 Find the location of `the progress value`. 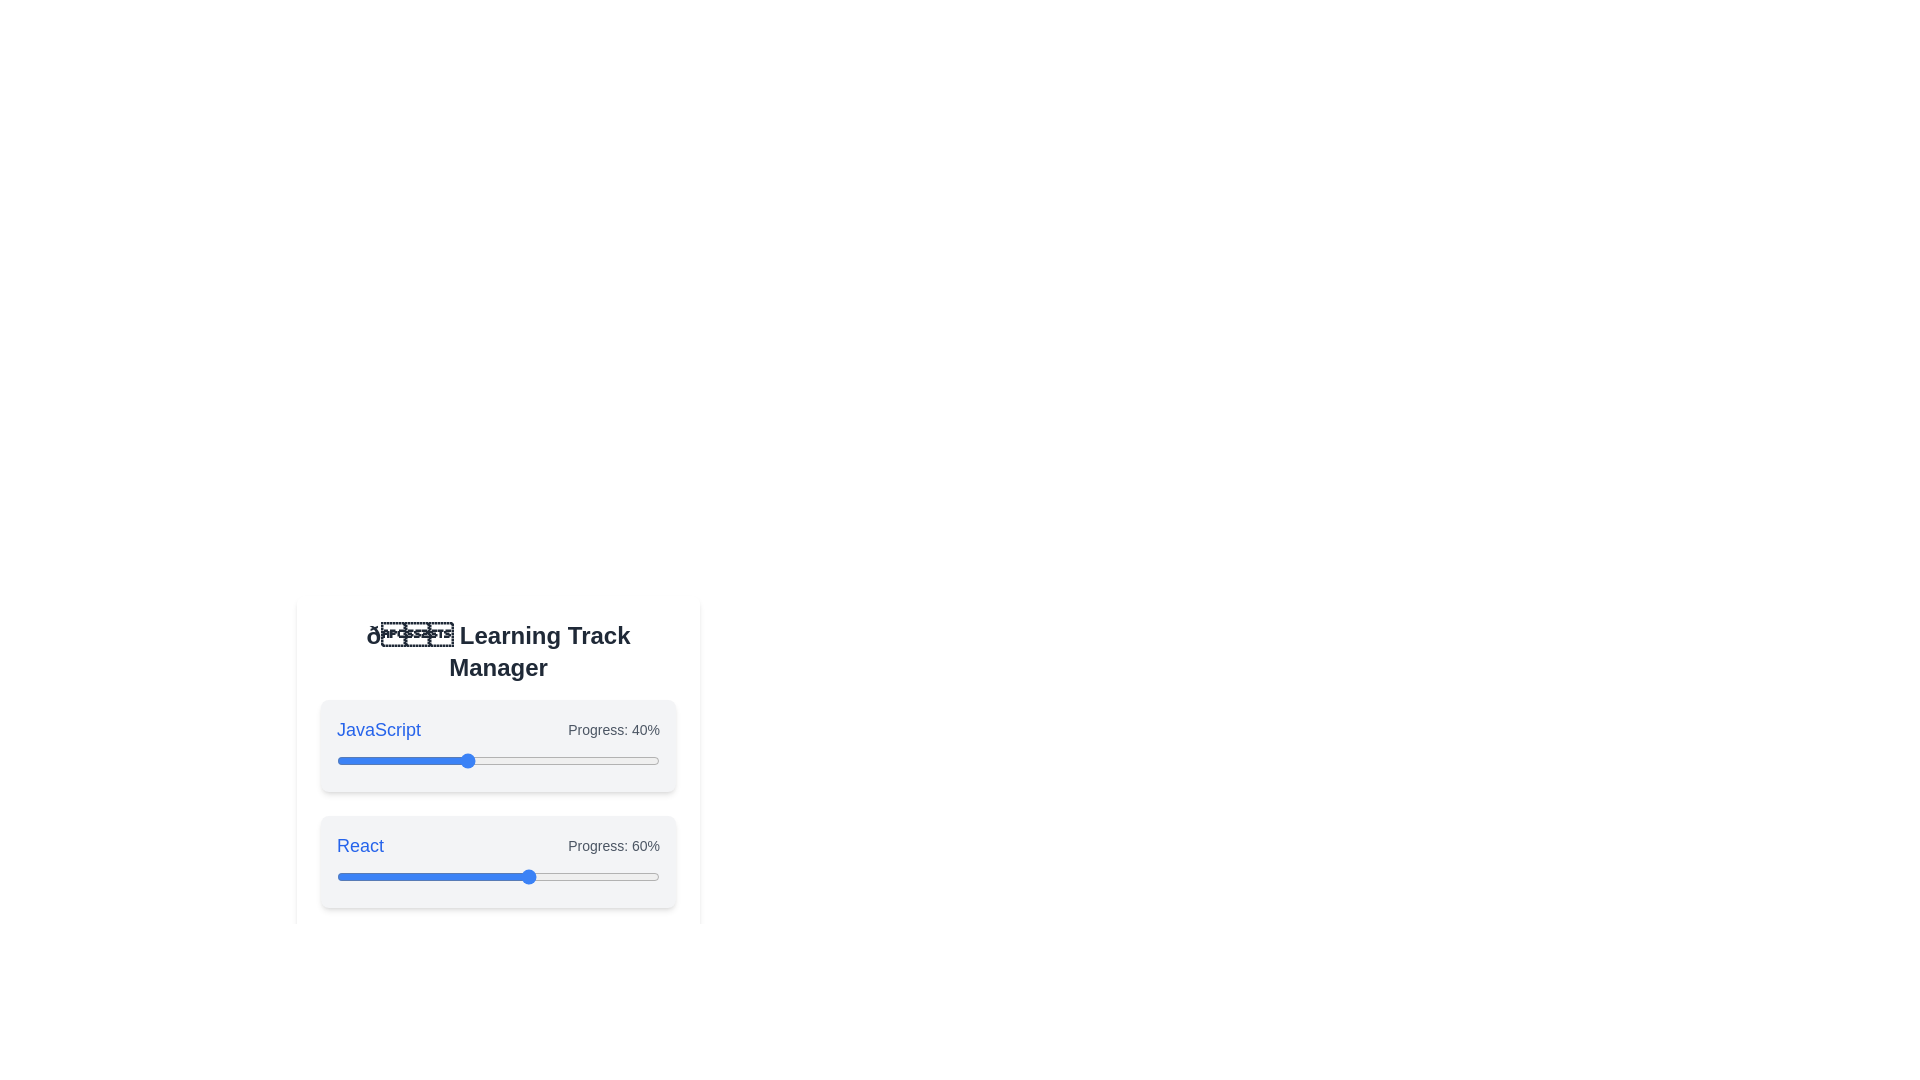

the progress value is located at coordinates (643, 875).